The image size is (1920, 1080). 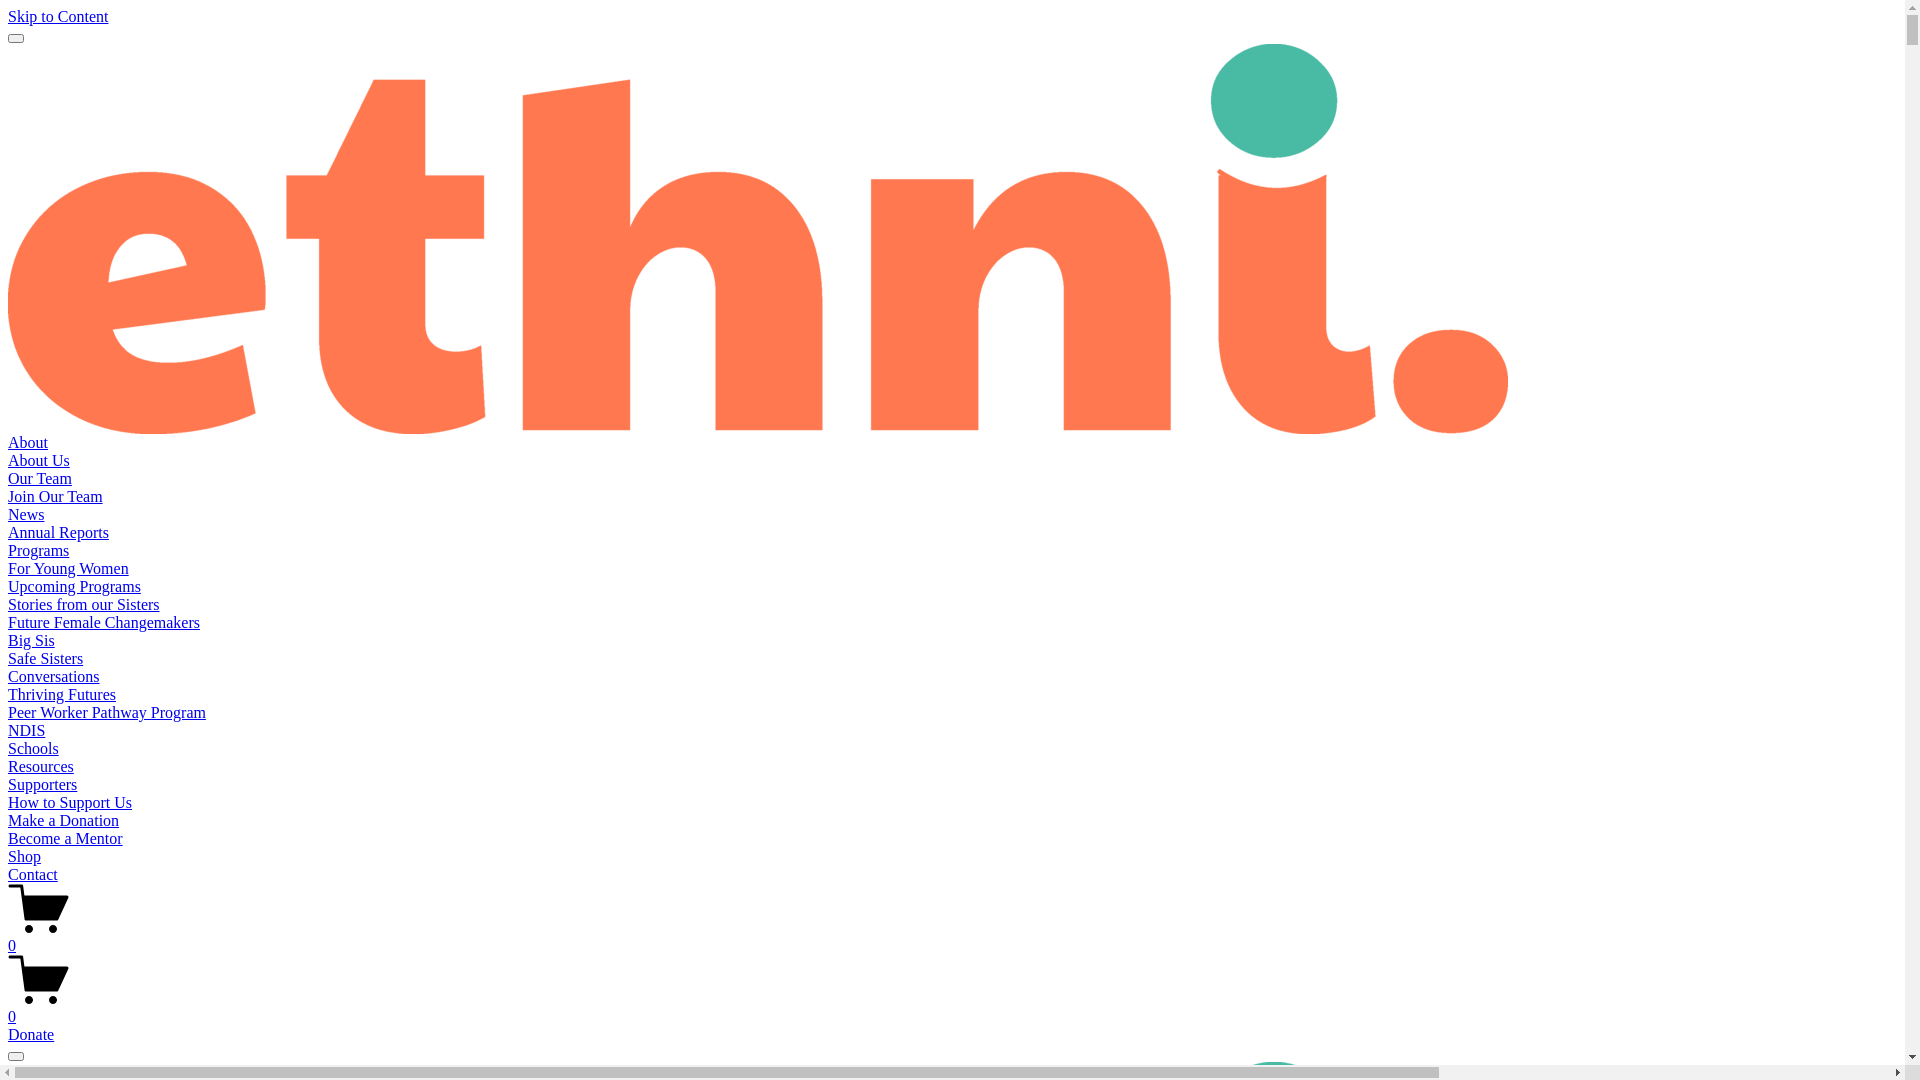 What do you see at coordinates (25, 513) in the screenshot?
I see `'News'` at bounding box center [25, 513].